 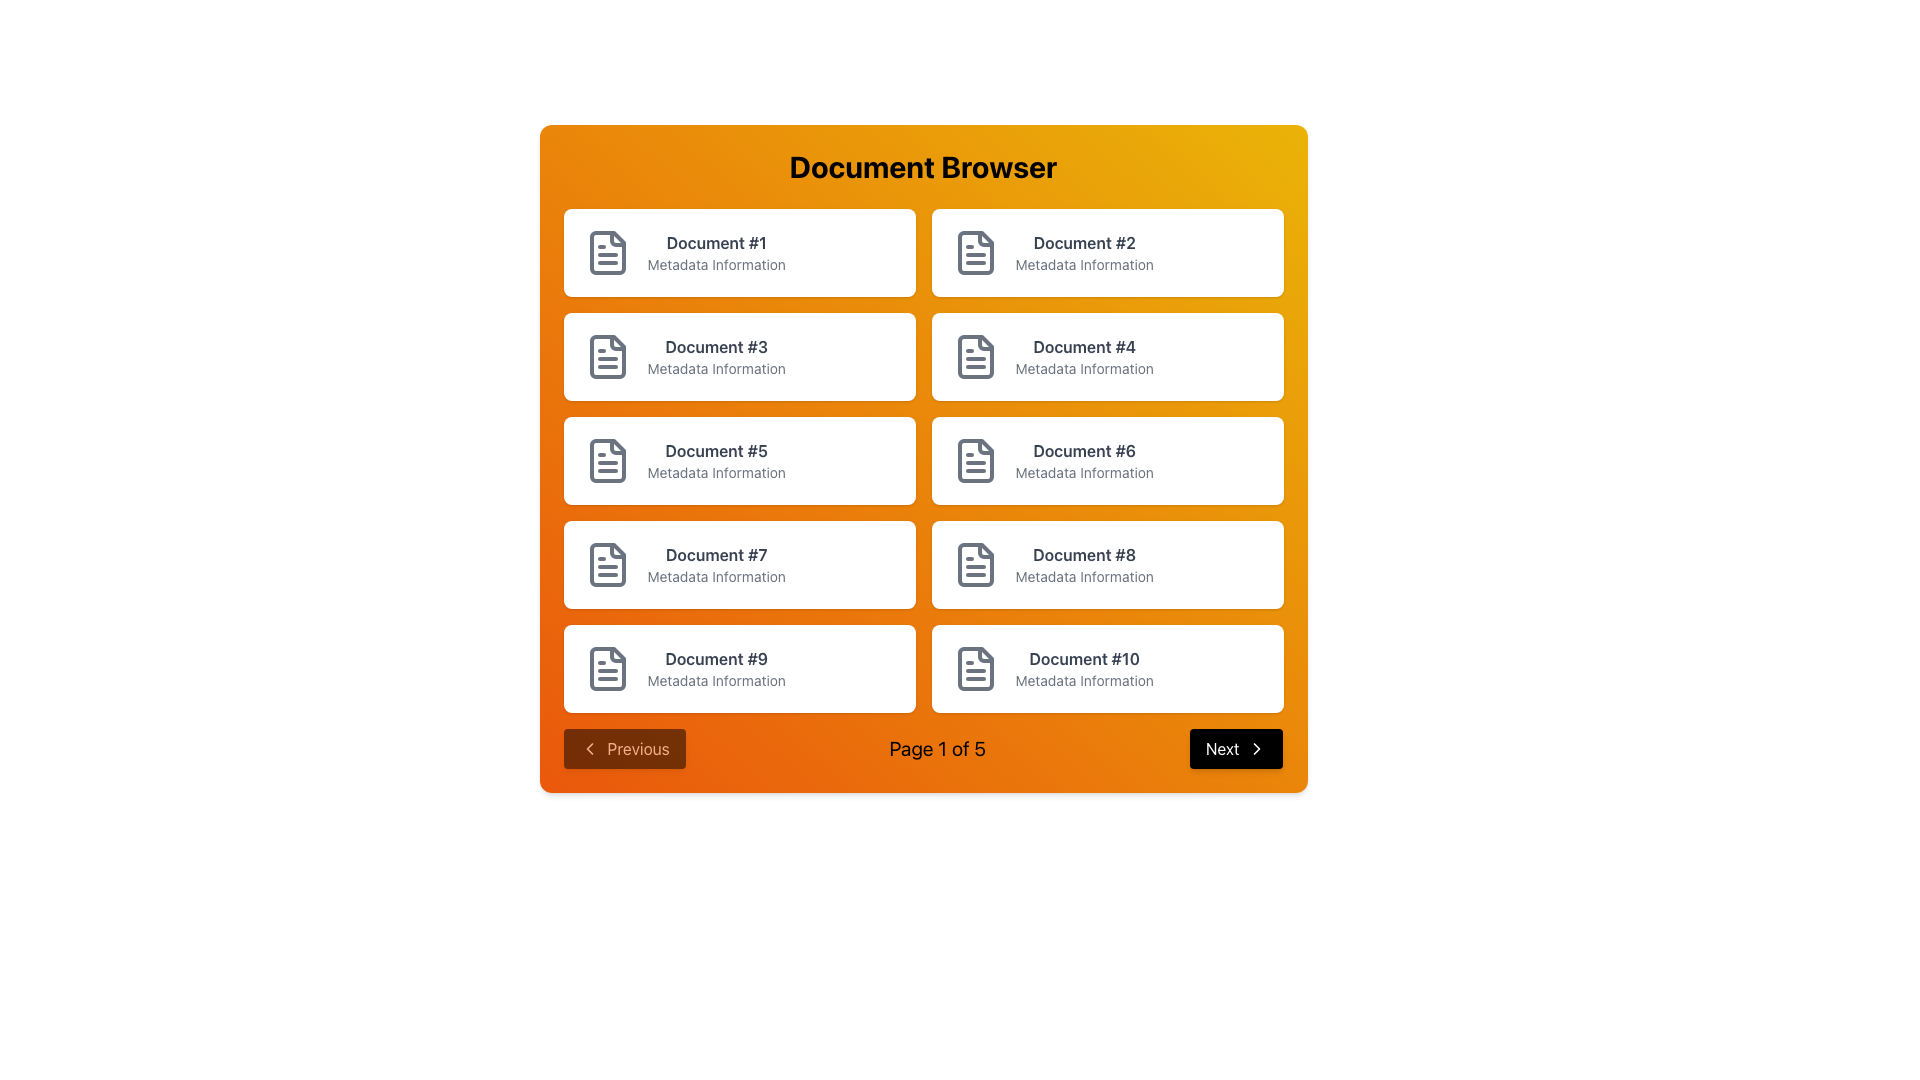 What do you see at coordinates (716, 577) in the screenshot?
I see `the text label displaying 'Metadata Information' located beneath the main title 'Document #7'` at bounding box center [716, 577].